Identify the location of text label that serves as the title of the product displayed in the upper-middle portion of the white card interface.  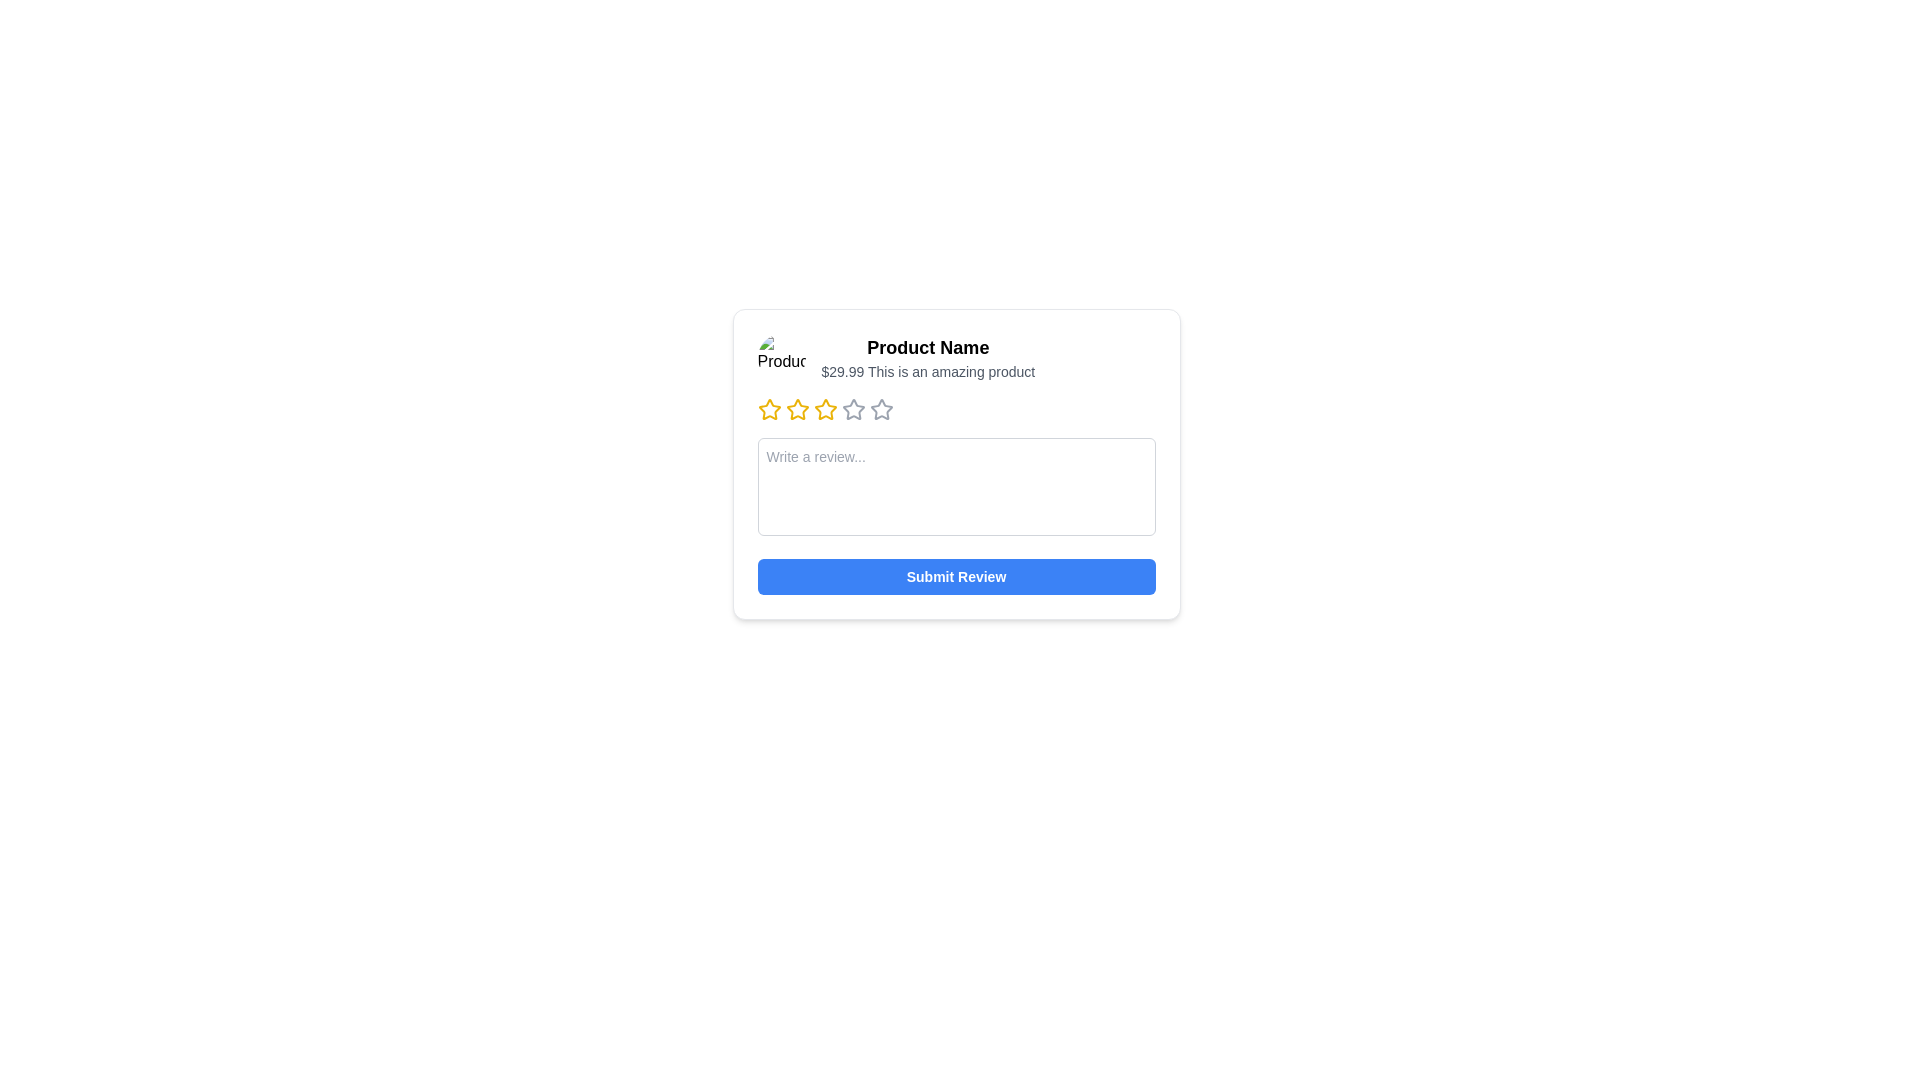
(927, 346).